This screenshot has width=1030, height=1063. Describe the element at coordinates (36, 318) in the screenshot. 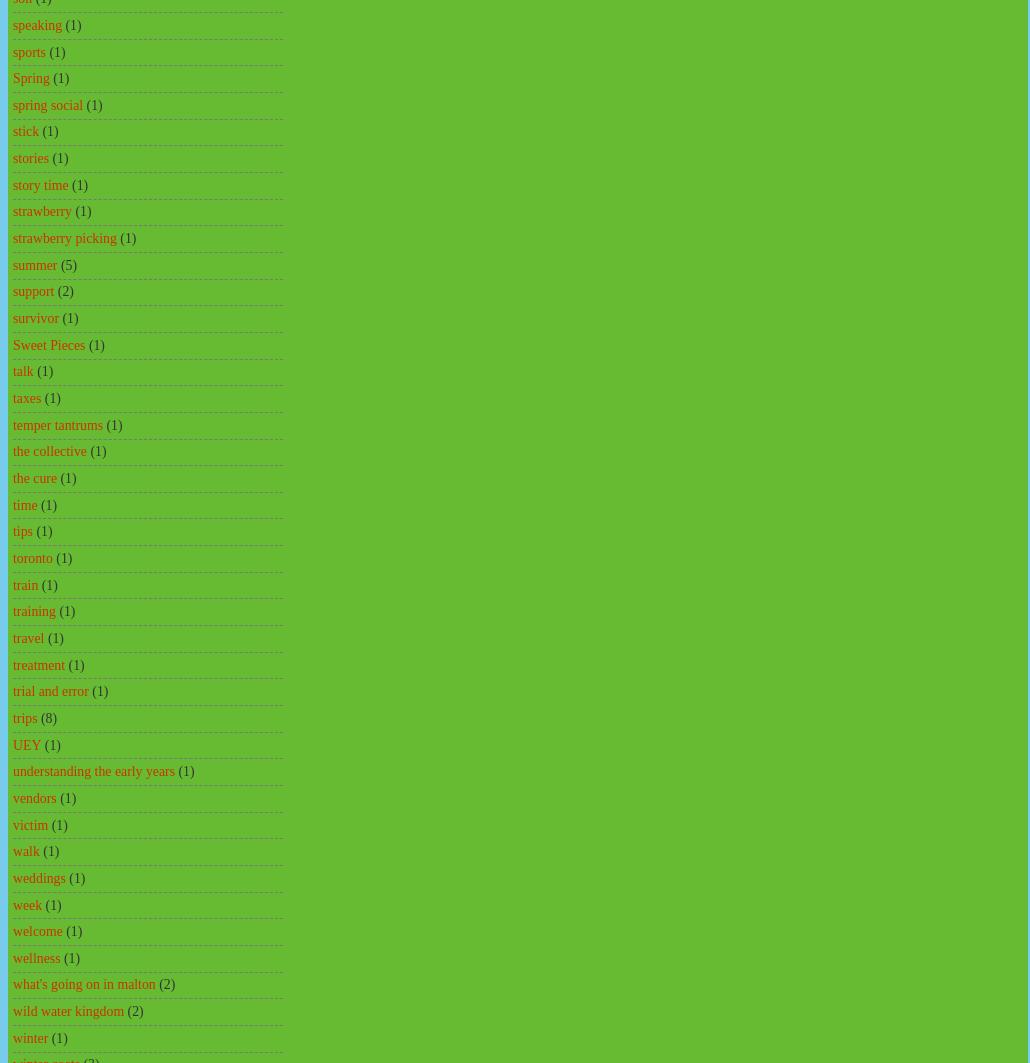

I see `'survivor'` at that location.